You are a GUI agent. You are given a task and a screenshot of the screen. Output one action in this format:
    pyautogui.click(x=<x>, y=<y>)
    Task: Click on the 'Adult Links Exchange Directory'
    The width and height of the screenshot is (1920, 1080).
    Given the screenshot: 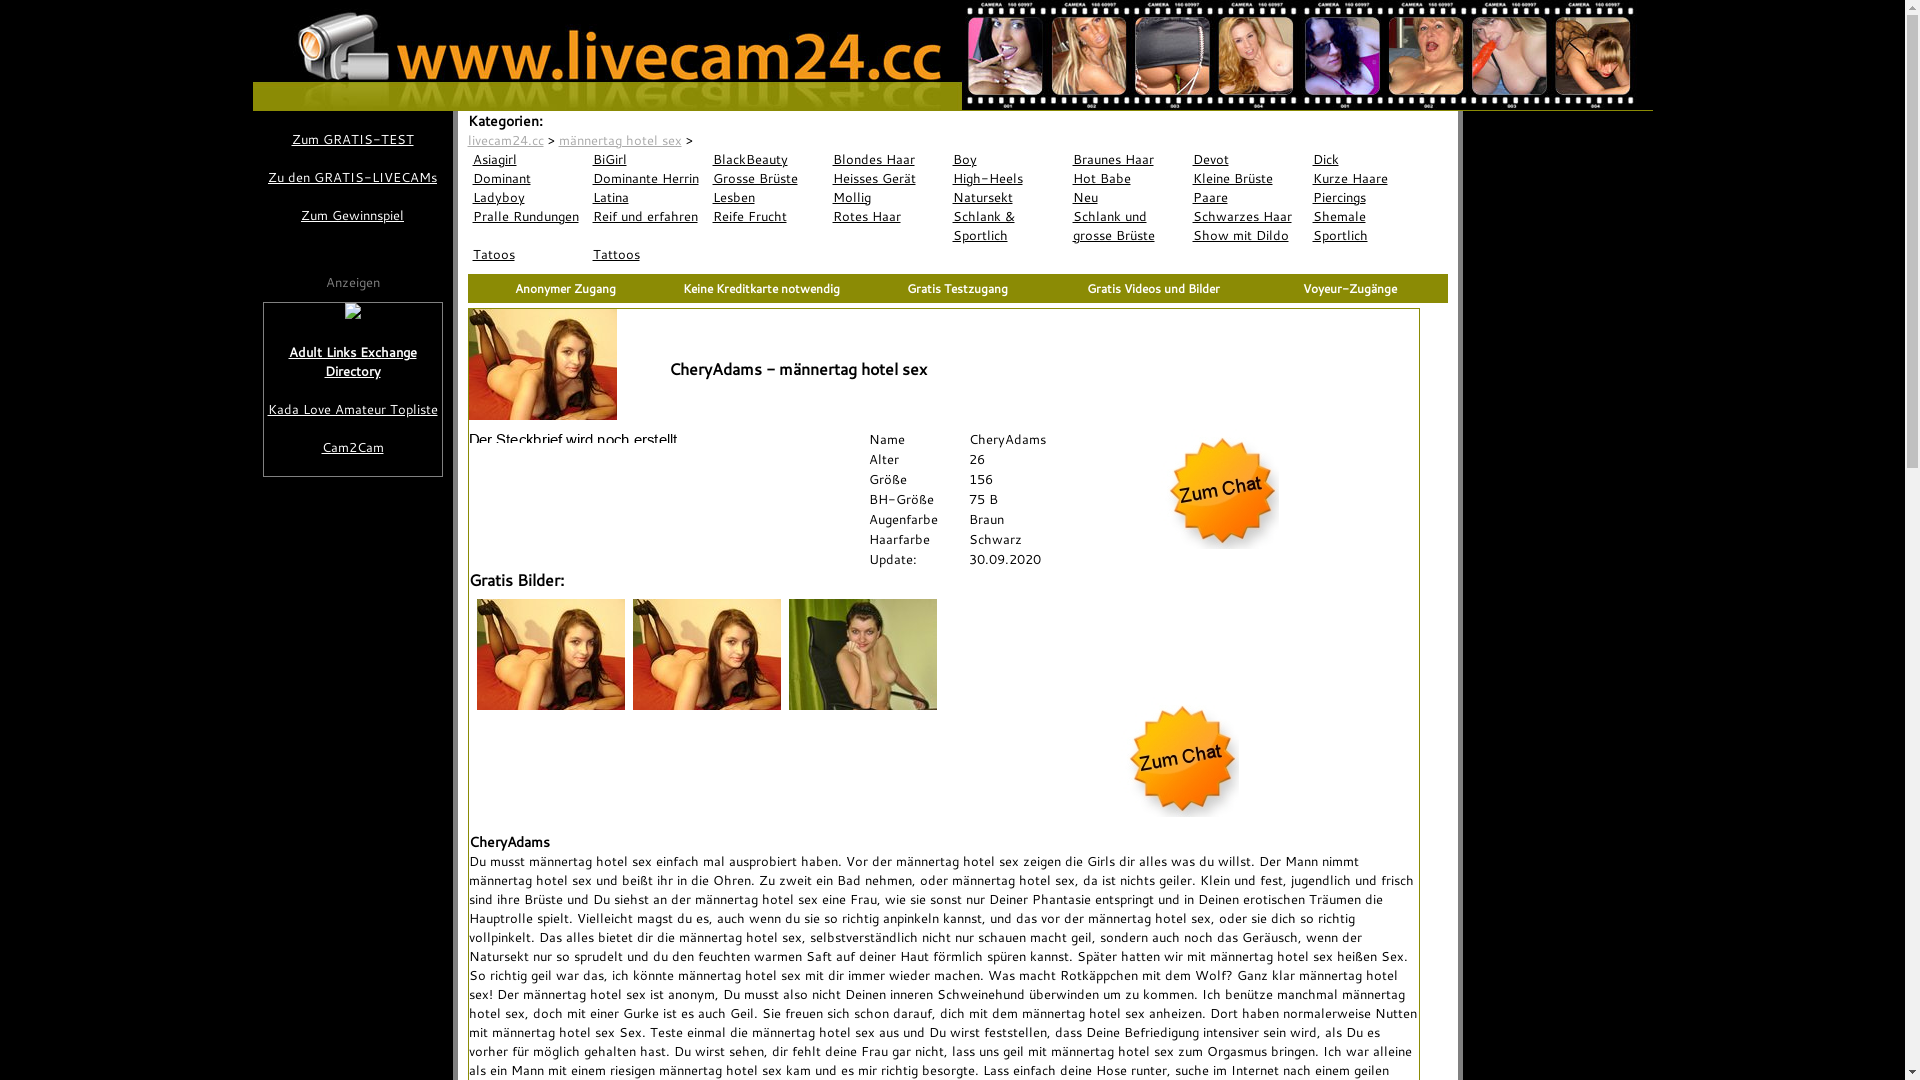 What is the action you would take?
    pyautogui.click(x=263, y=362)
    